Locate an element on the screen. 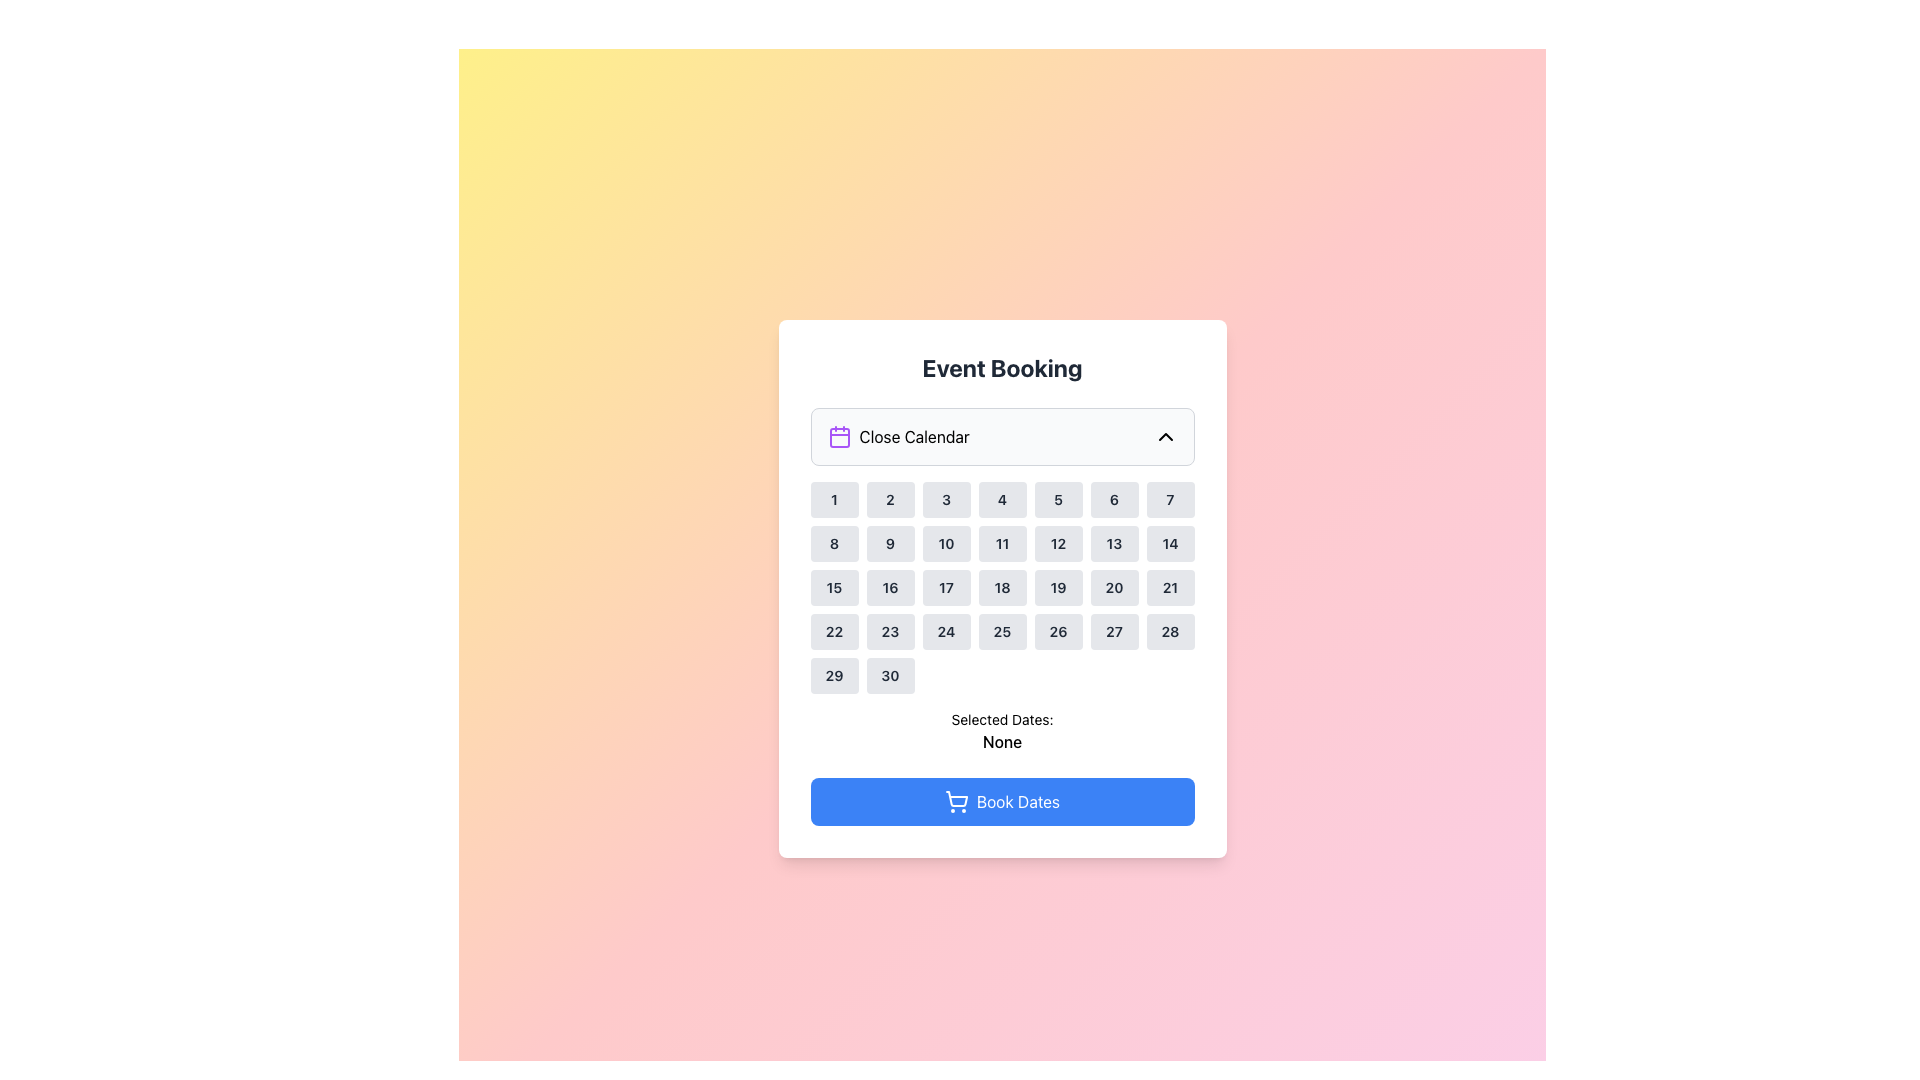 Image resolution: width=1920 pixels, height=1080 pixels. the button labeled '14' in the calendar interface is located at coordinates (1170, 543).